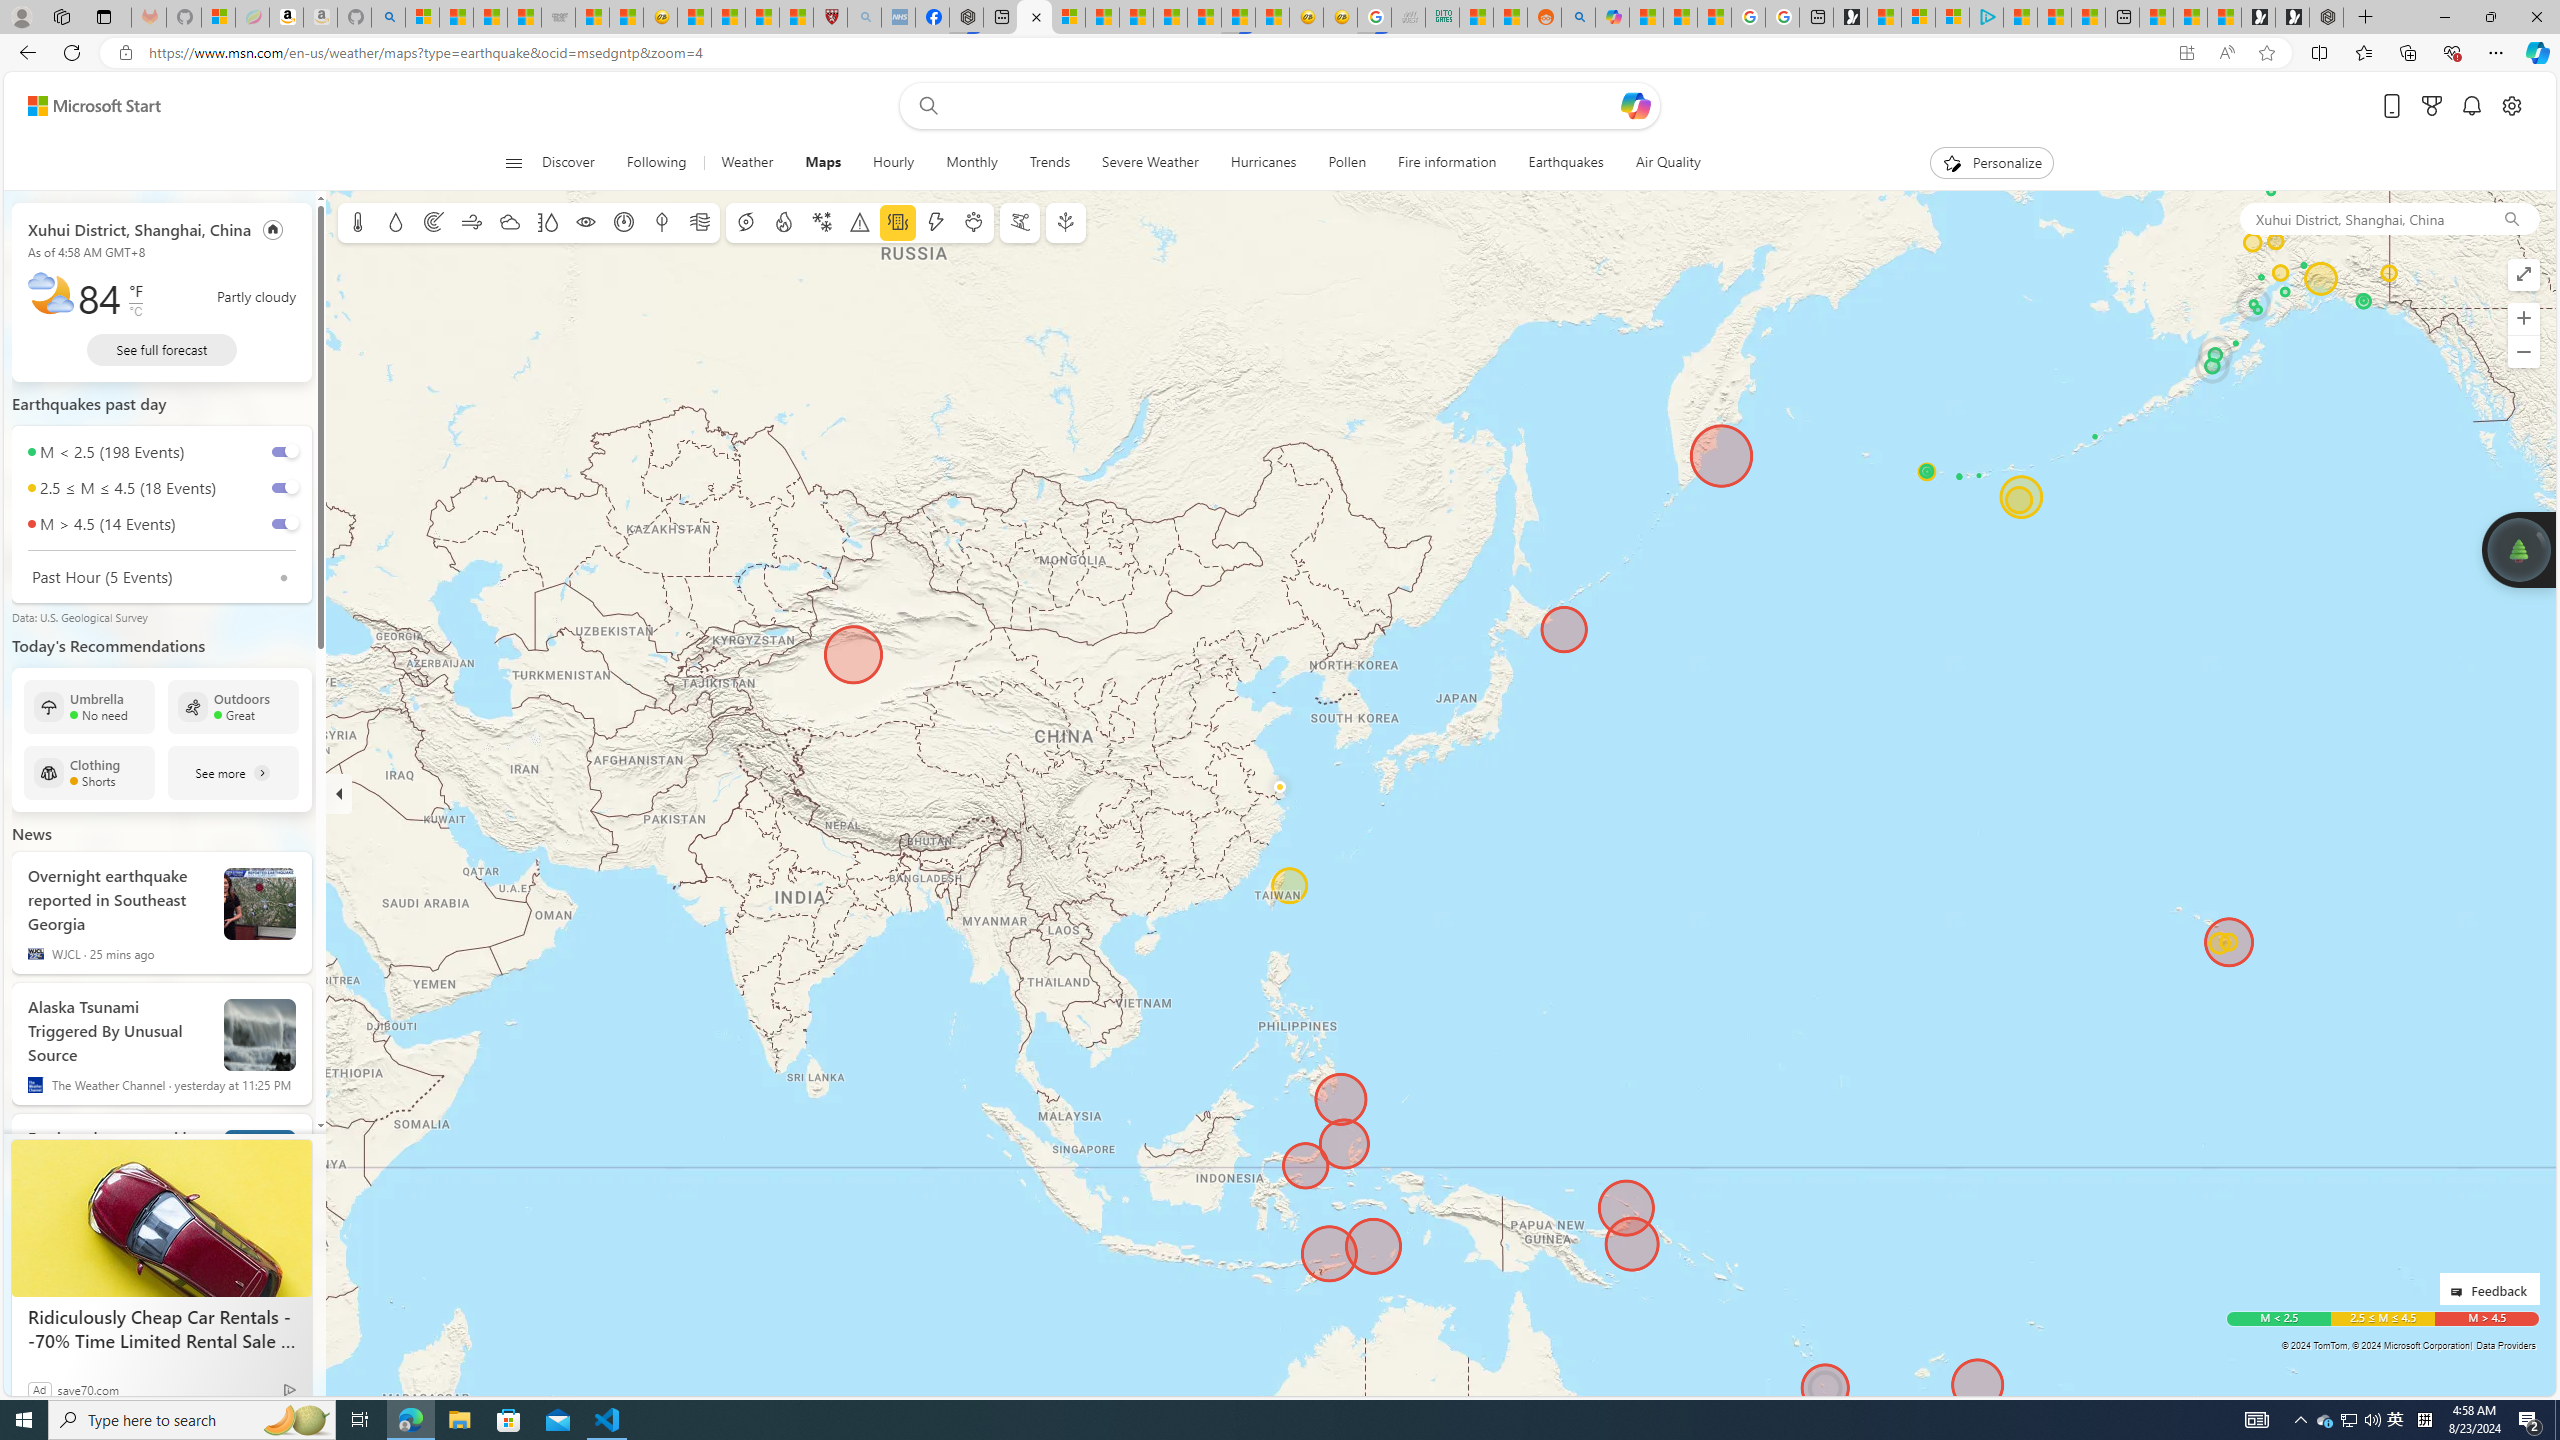 This screenshot has width=2560, height=1440. I want to click on 'Microsoft-Report a Concern to Bing', so click(216, 16).